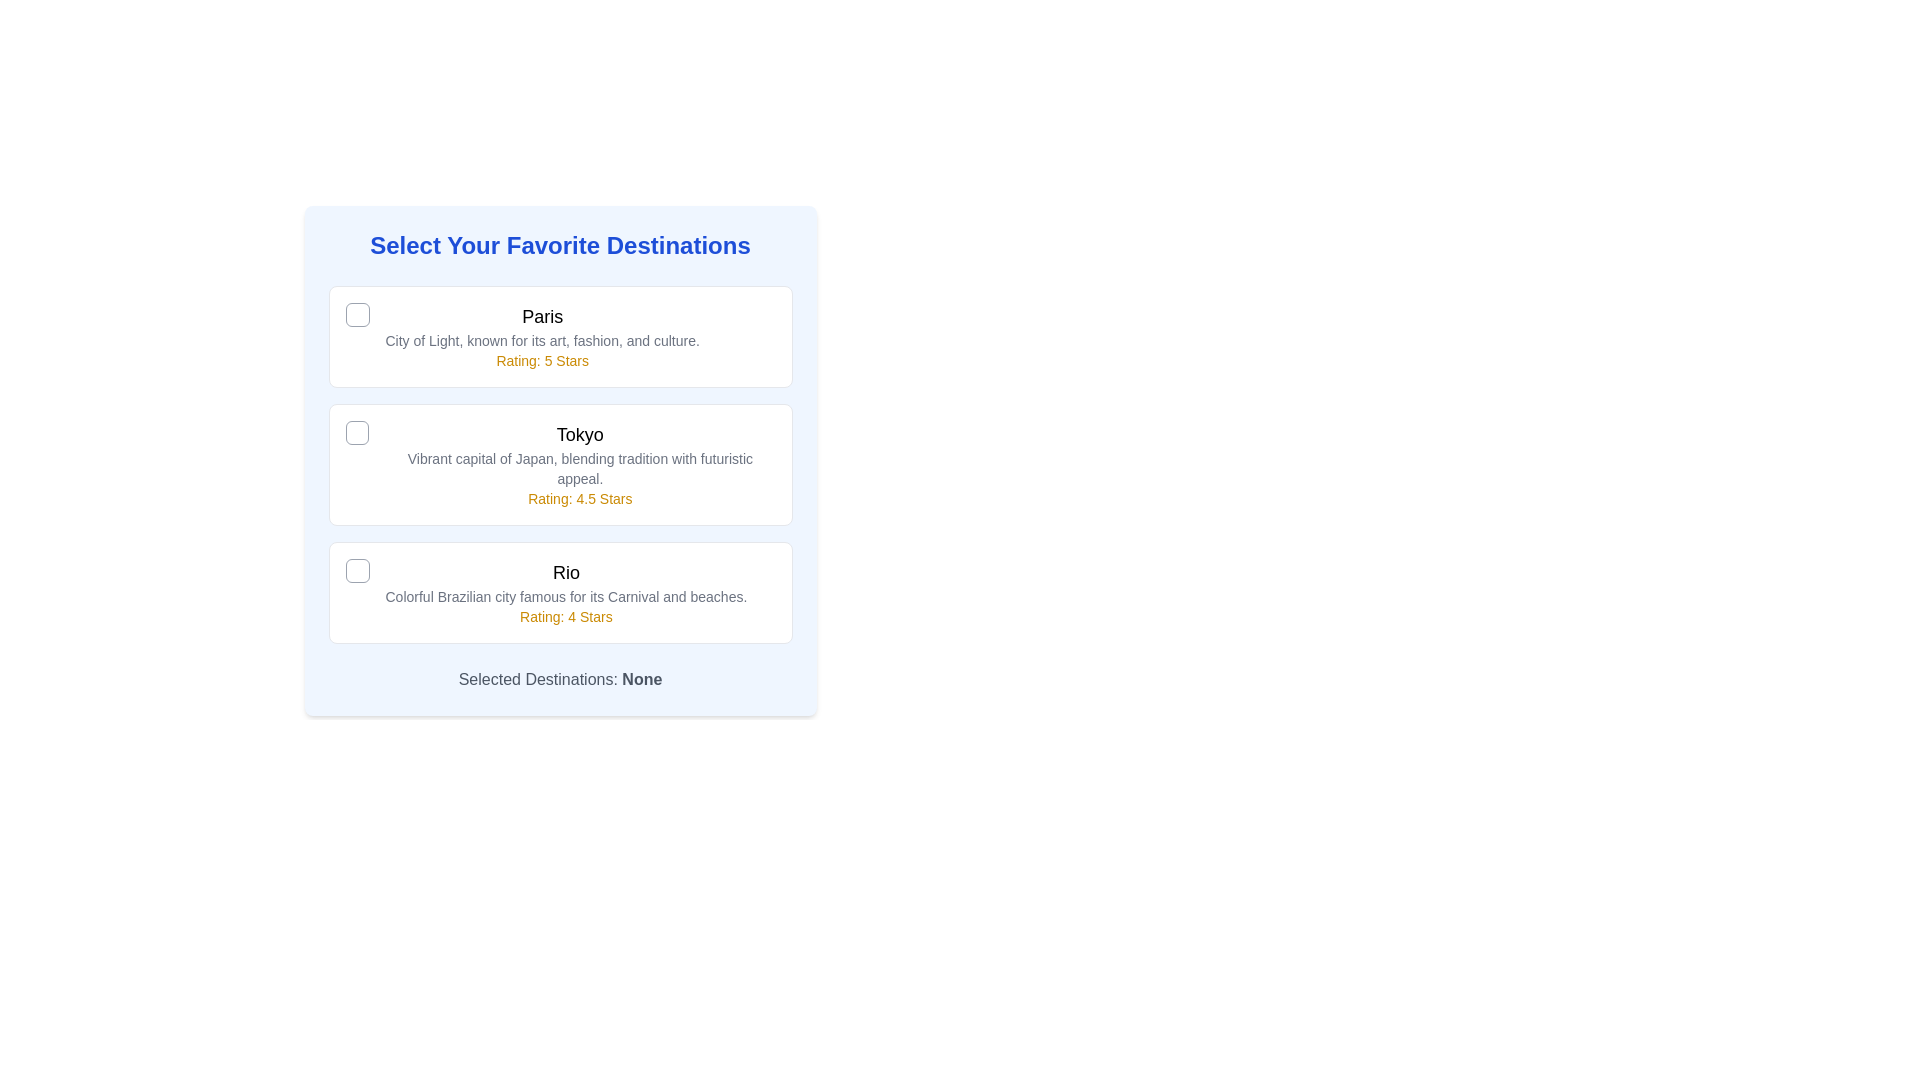  Describe the element at coordinates (579, 469) in the screenshot. I see `descriptive text component about Tokyo, which states 'Vibrant capital of Japan, blending tradition with futuristic appeal.' This text is styled in a smaller gray font and is located centrally beneath the title 'Tokyo.'` at that location.